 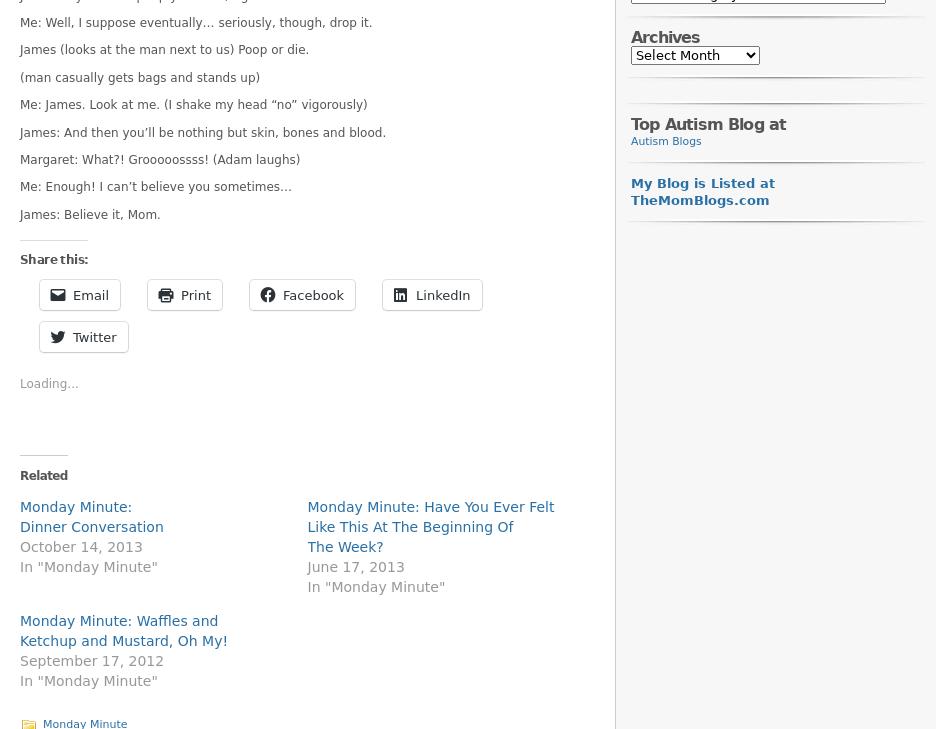 What do you see at coordinates (54, 259) in the screenshot?
I see `'Share this:'` at bounding box center [54, 259].